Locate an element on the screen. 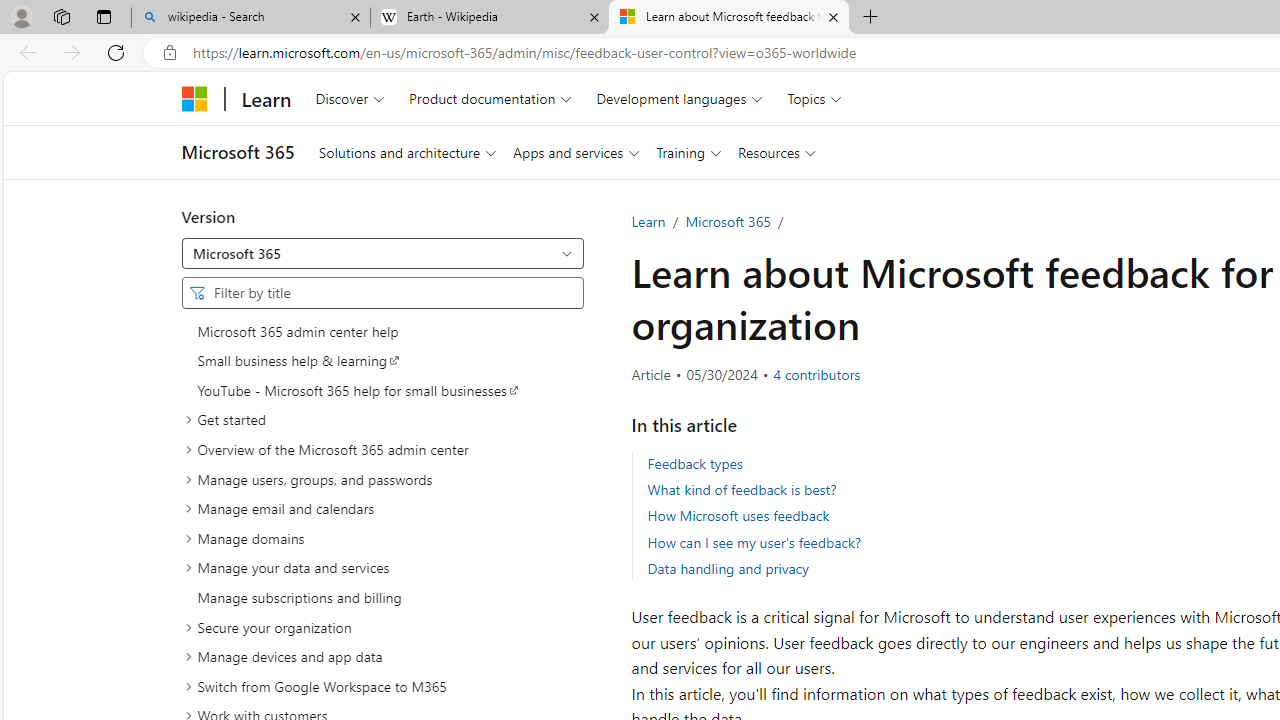 The image size is (1280, 720). 'How can I see my user' is located at coordinates (752, 542).